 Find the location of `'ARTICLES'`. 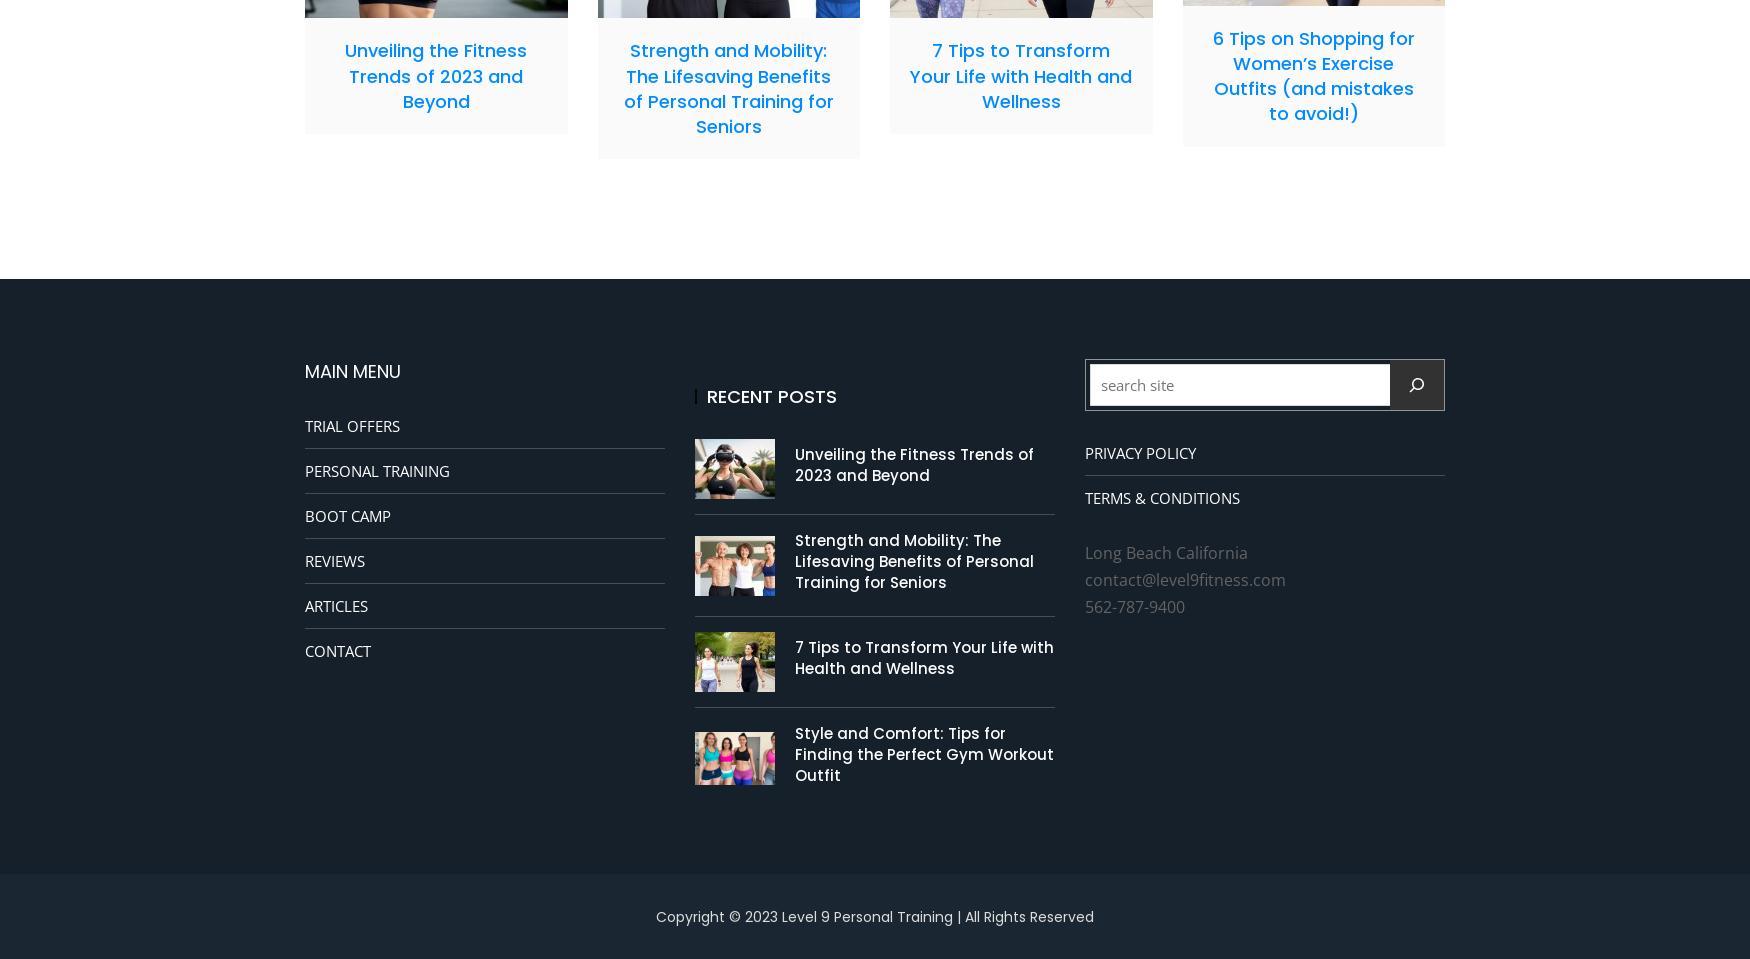

'ARTICLES' is located at coordinates (336, 604).